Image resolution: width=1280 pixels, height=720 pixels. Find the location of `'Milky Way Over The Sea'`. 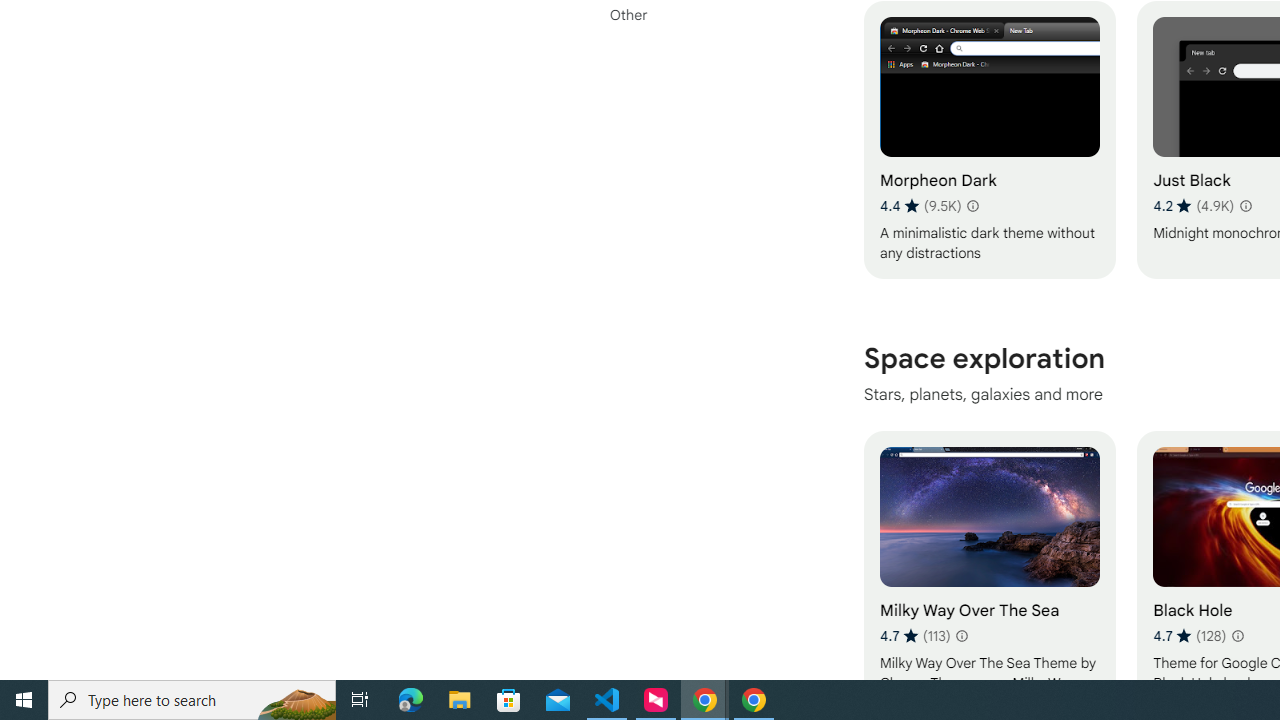

'Milky Way Over The Sea' is located at coordinates (989, 570).